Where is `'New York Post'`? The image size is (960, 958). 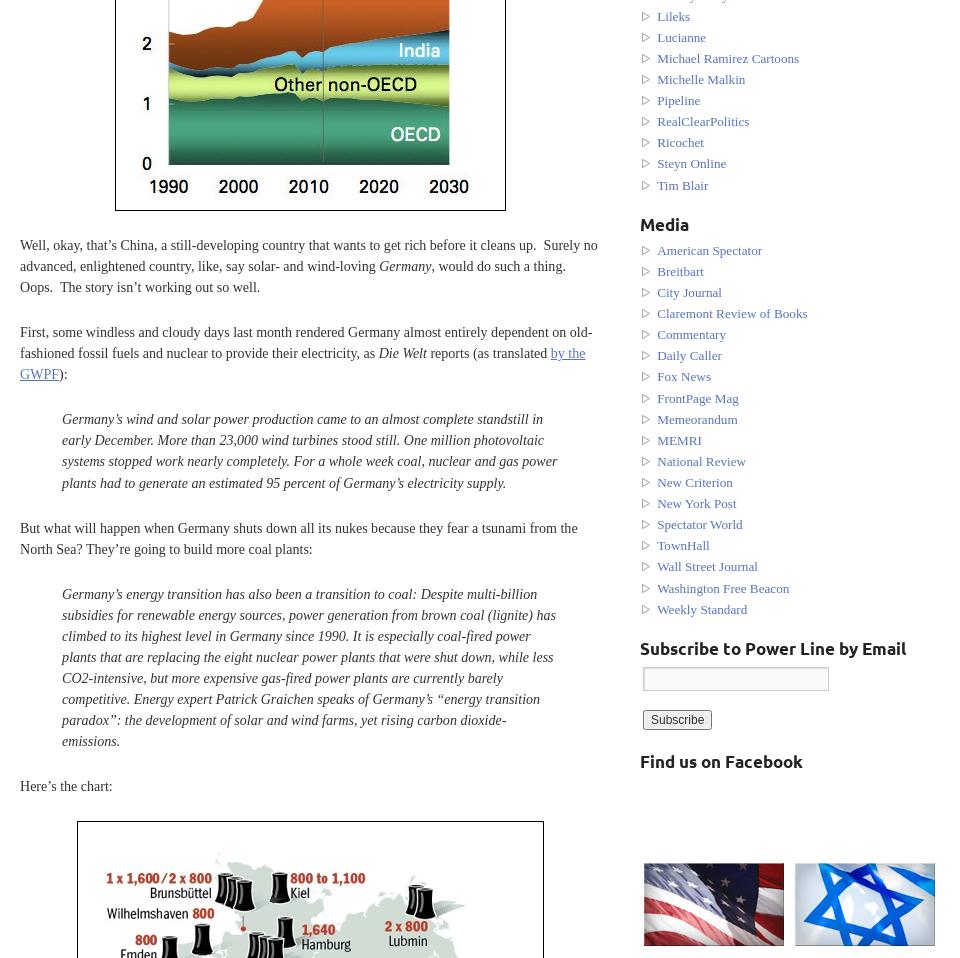 'New York Post' is located at coordinates (696, 502).